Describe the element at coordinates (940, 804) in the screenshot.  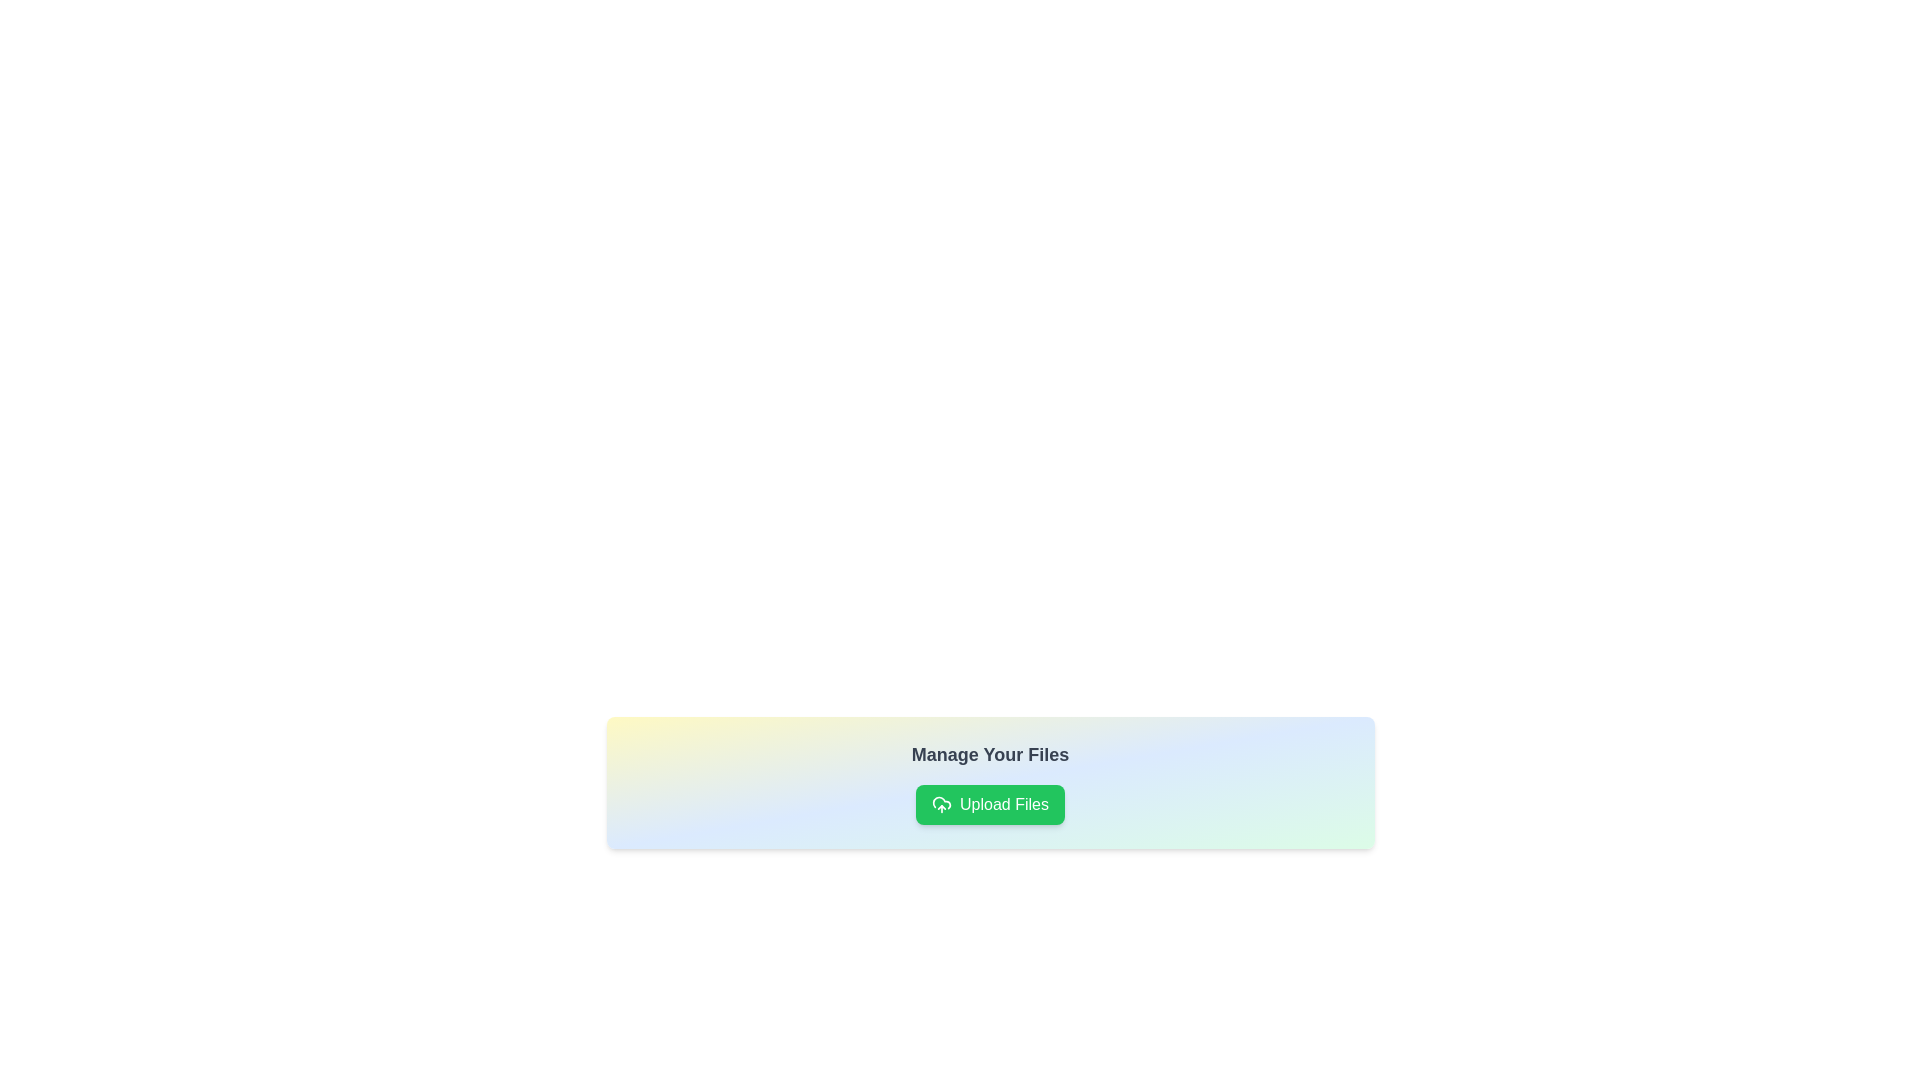
I see `the 'Upload Files' button that contains a cloud-shaped icon with an upward arrow to initiate the upload action` at that location.